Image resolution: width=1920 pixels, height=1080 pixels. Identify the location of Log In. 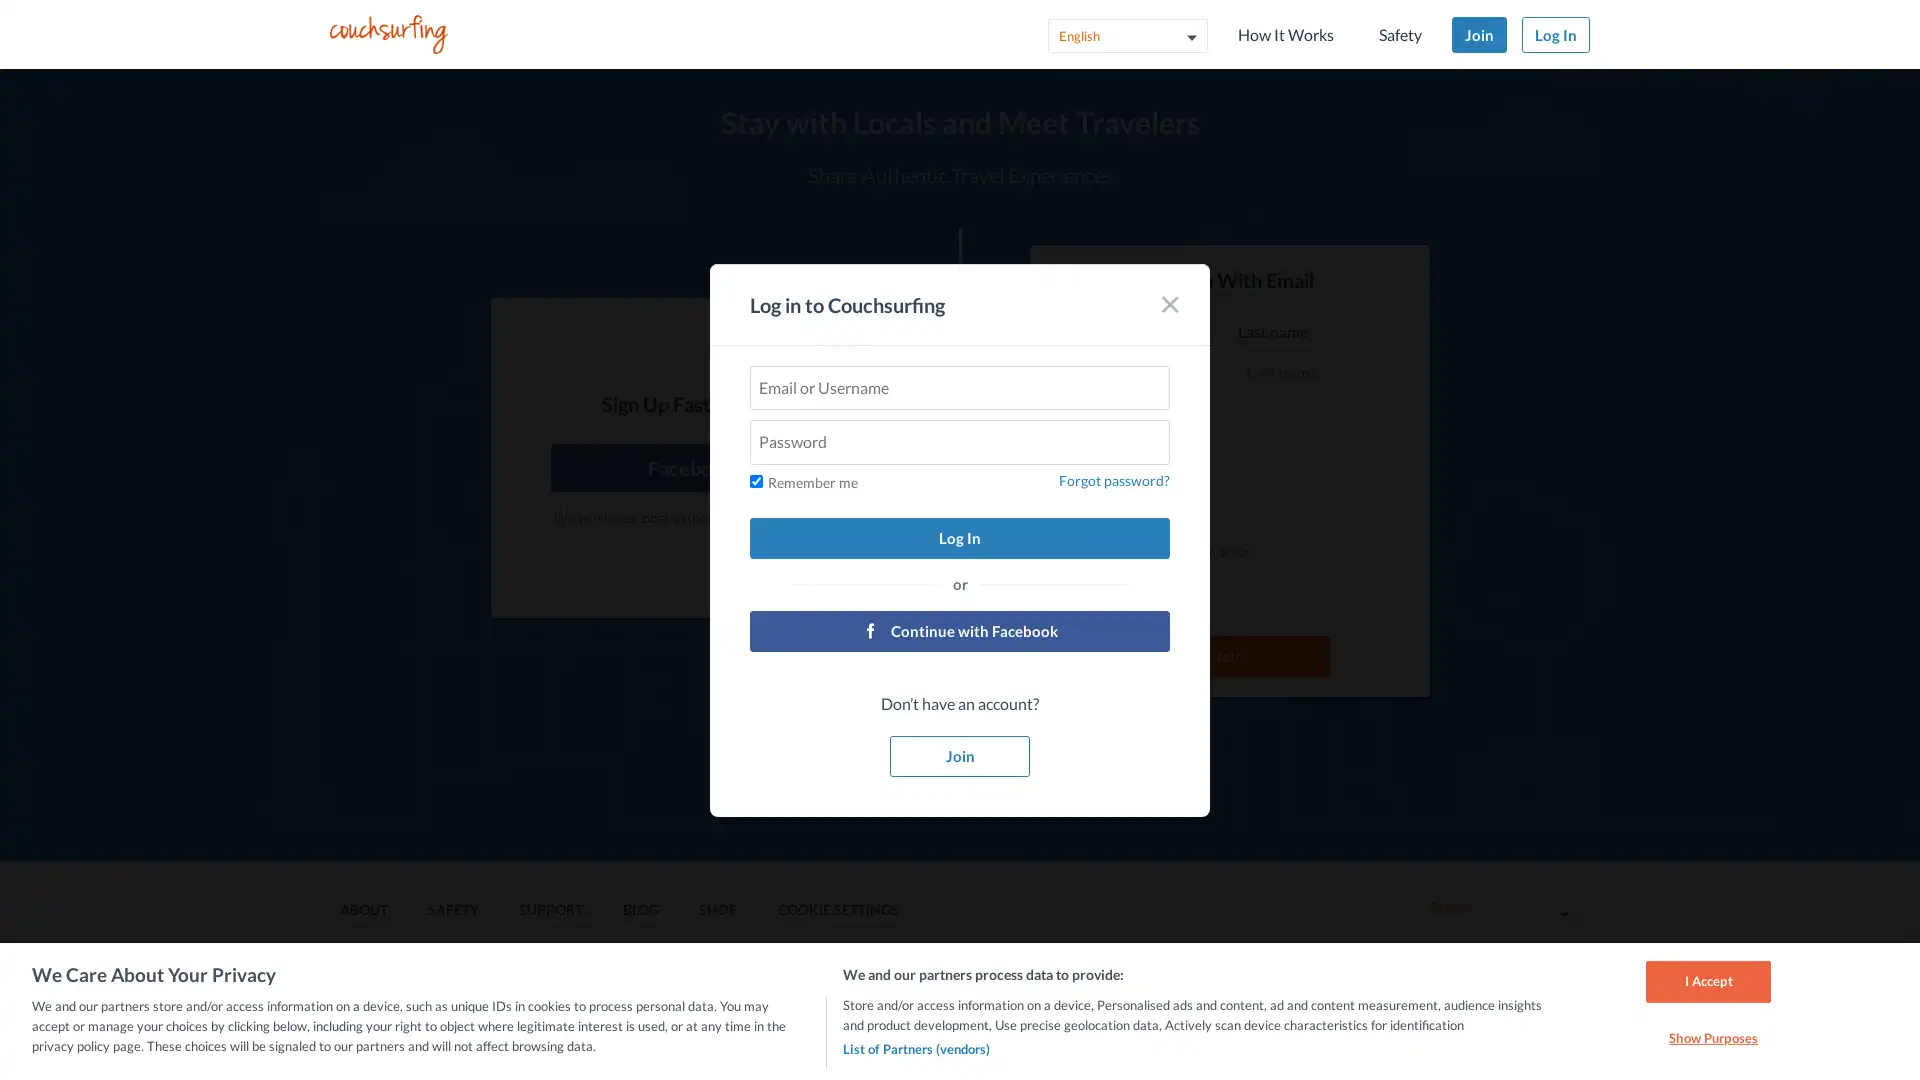
(248, 293).